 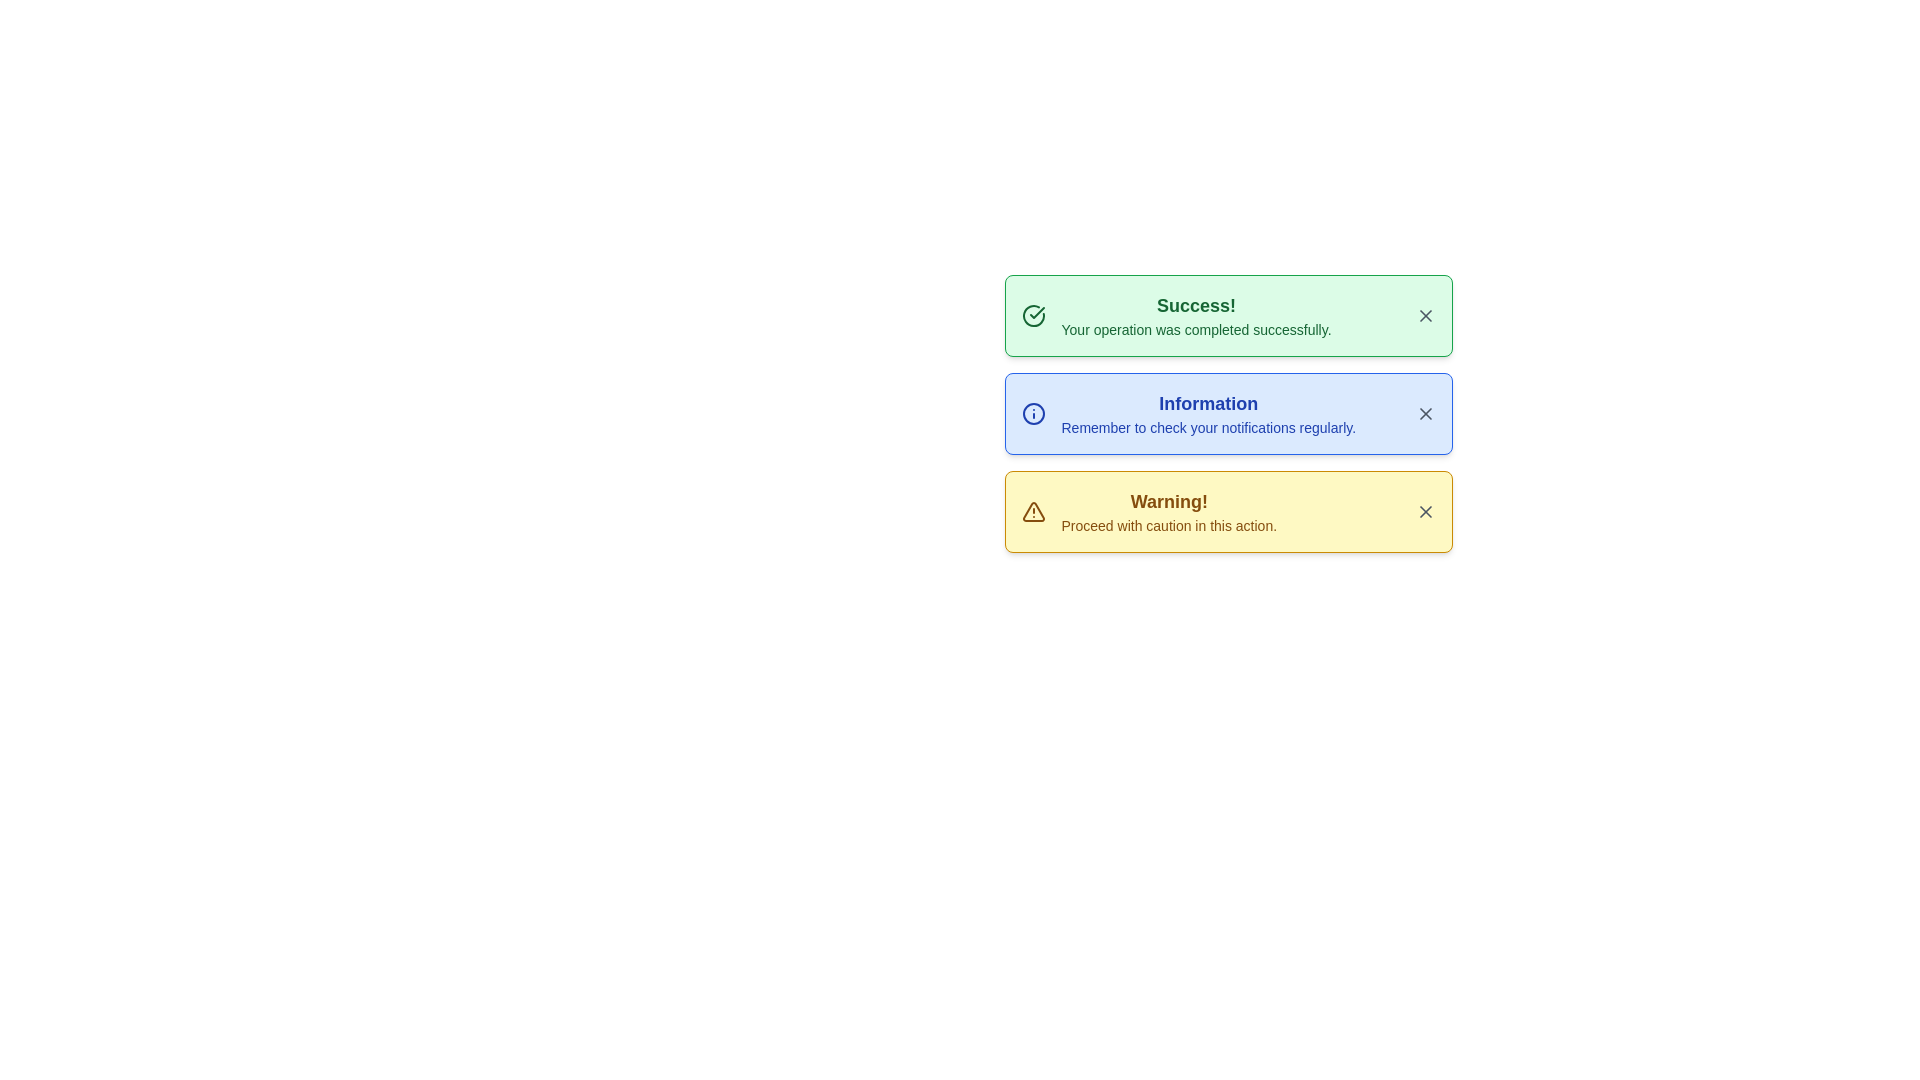 I want to click on the text block that contains the heading 'Information' and the subtext 'Remember to check your notifications regularly.' It is located in the middle notification among three stacked notifications, specifically the second notification from the top, so click(x=1207, y=412).